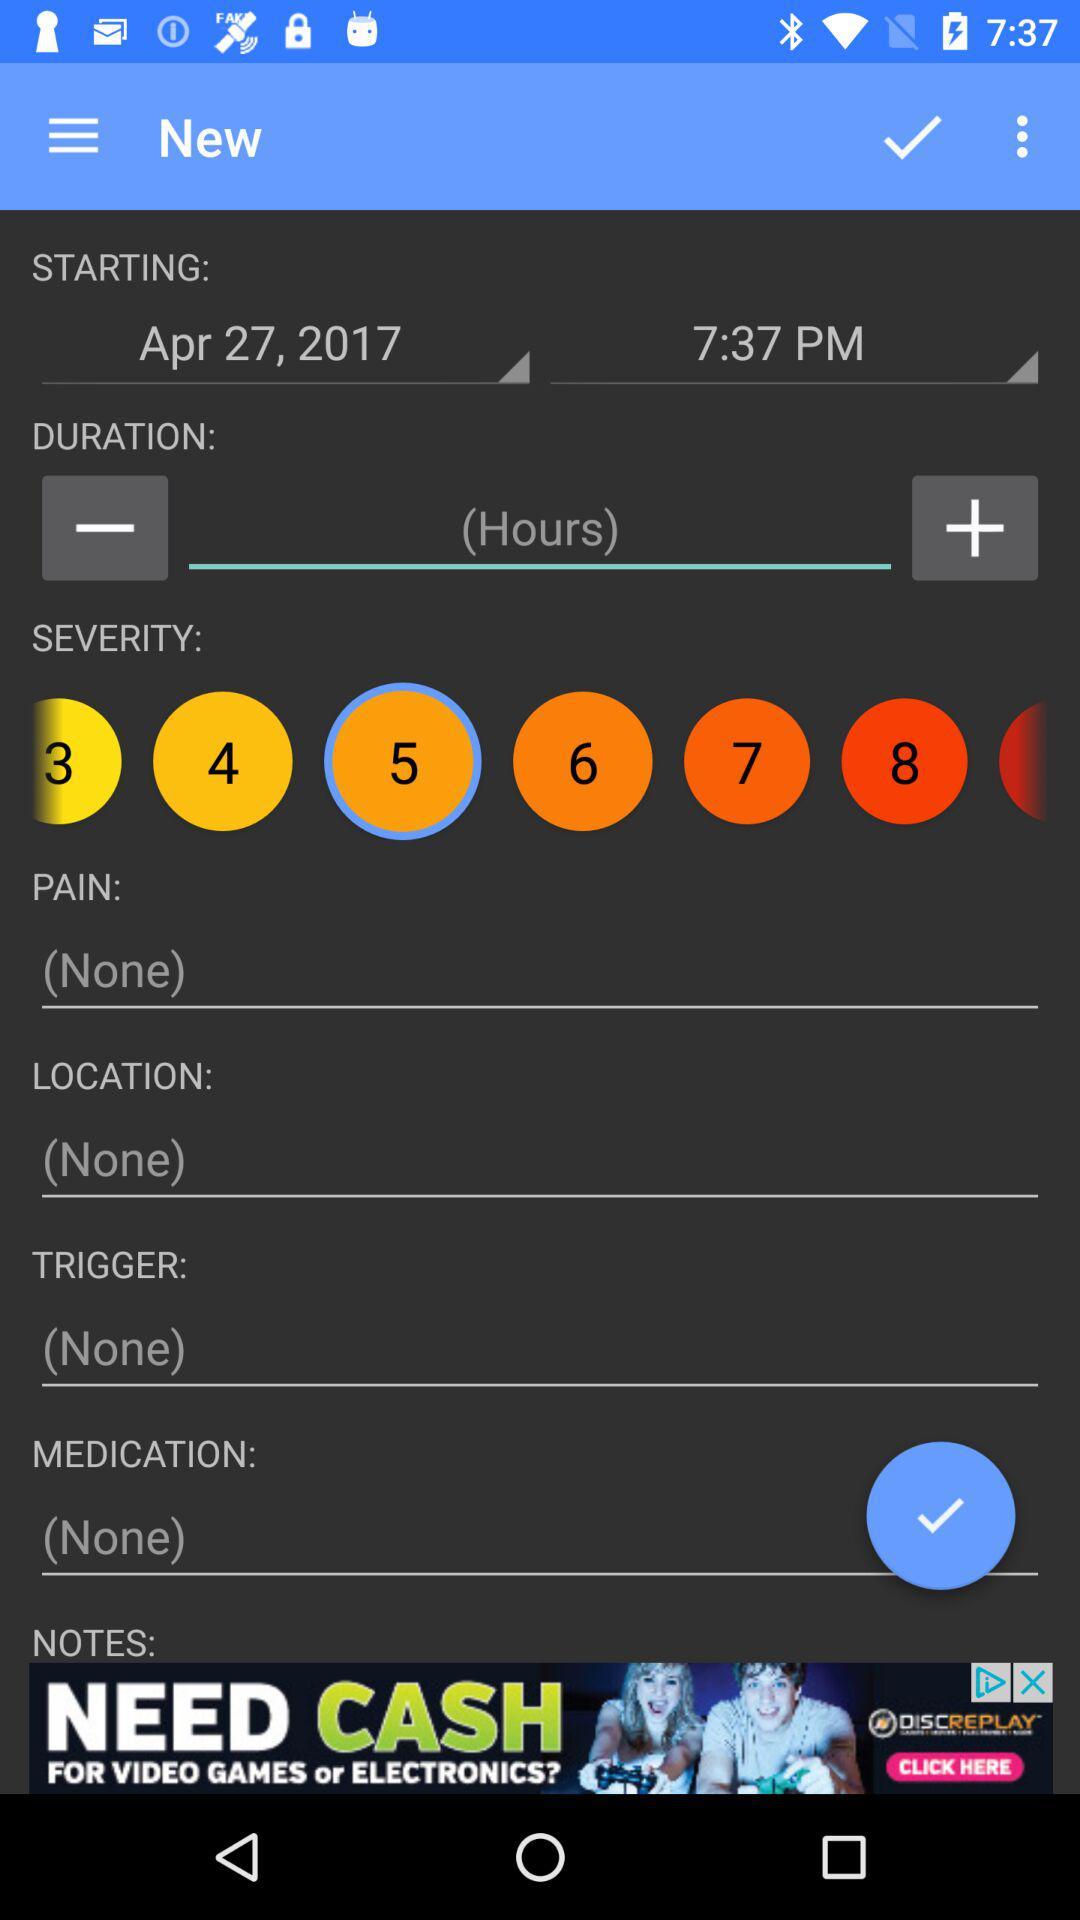 This screenshot has width=1080, height=1920. Describe the element at coordinates (104, 528) in the screenshot. I see `degrees the option` at that location.